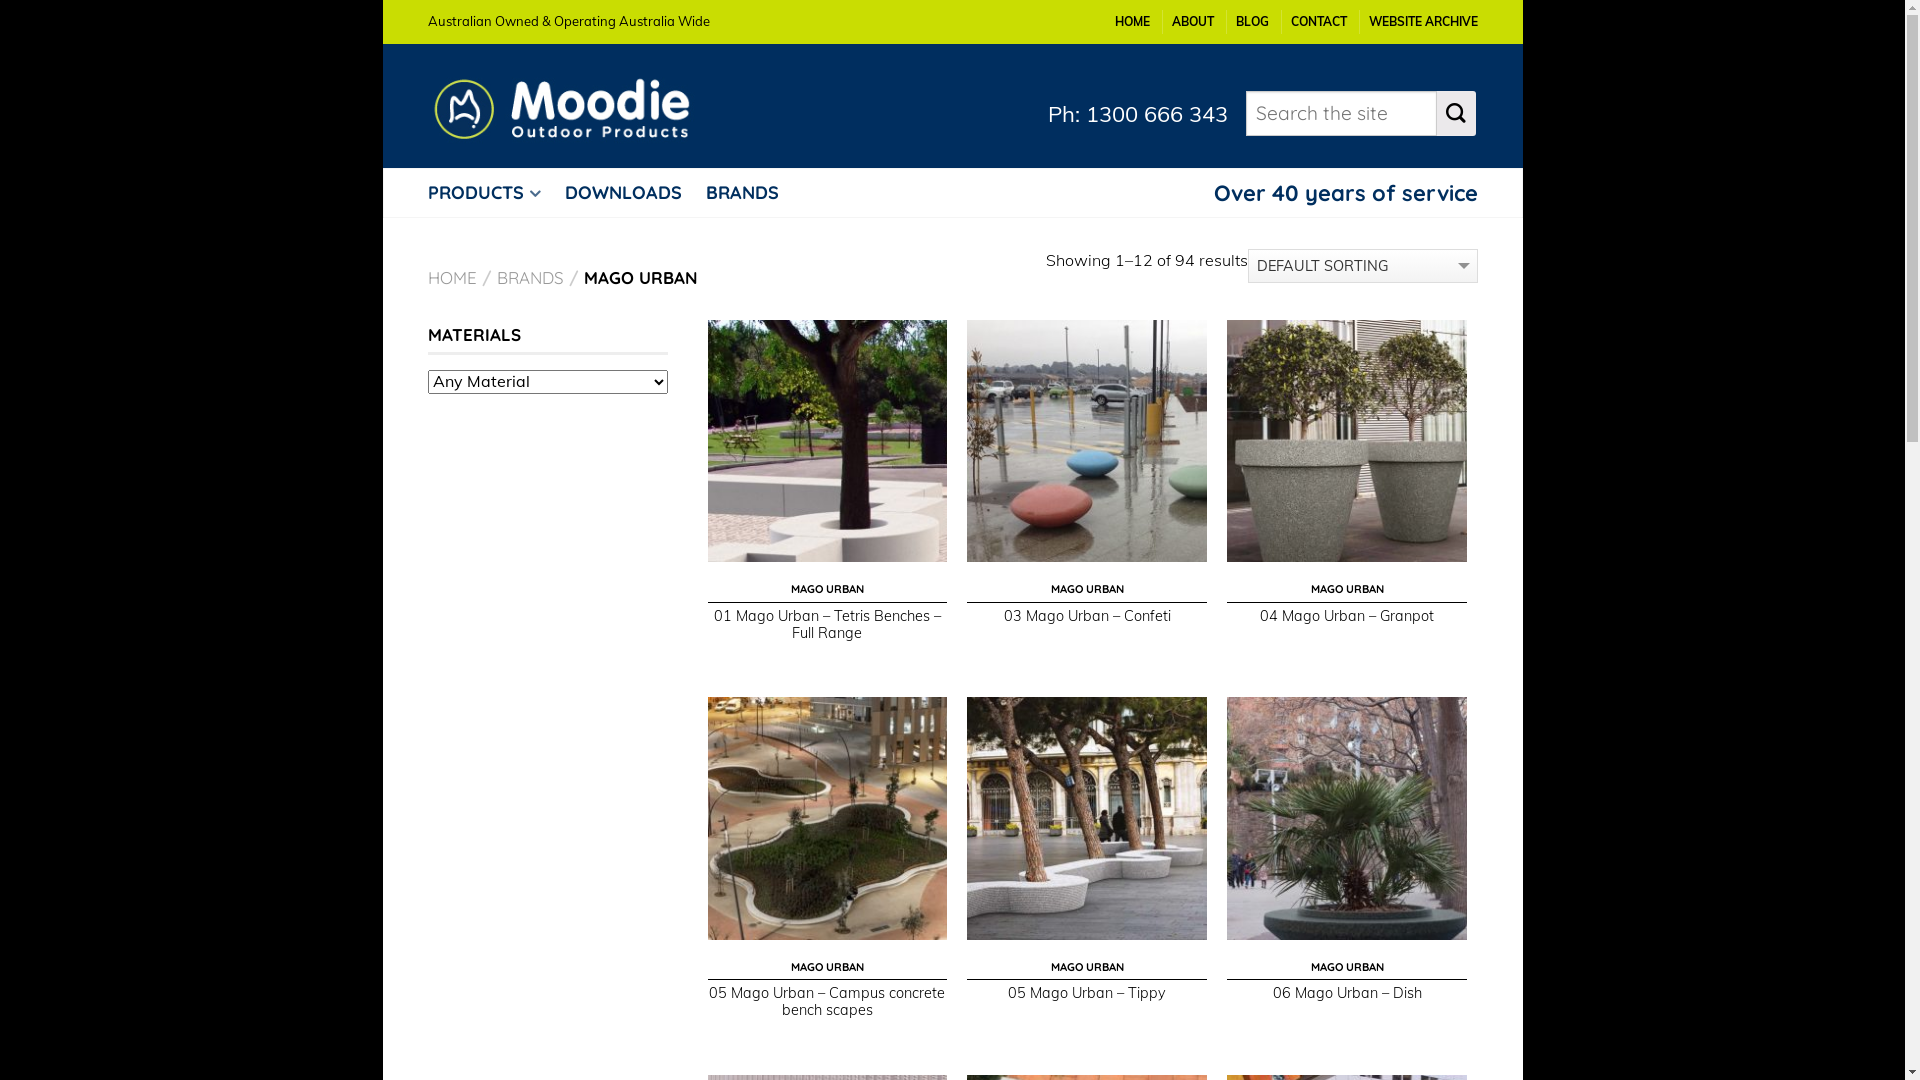  Describe the element at coordinates (529, 277) in the screenshot. I see `'BRANDS'` at that location.